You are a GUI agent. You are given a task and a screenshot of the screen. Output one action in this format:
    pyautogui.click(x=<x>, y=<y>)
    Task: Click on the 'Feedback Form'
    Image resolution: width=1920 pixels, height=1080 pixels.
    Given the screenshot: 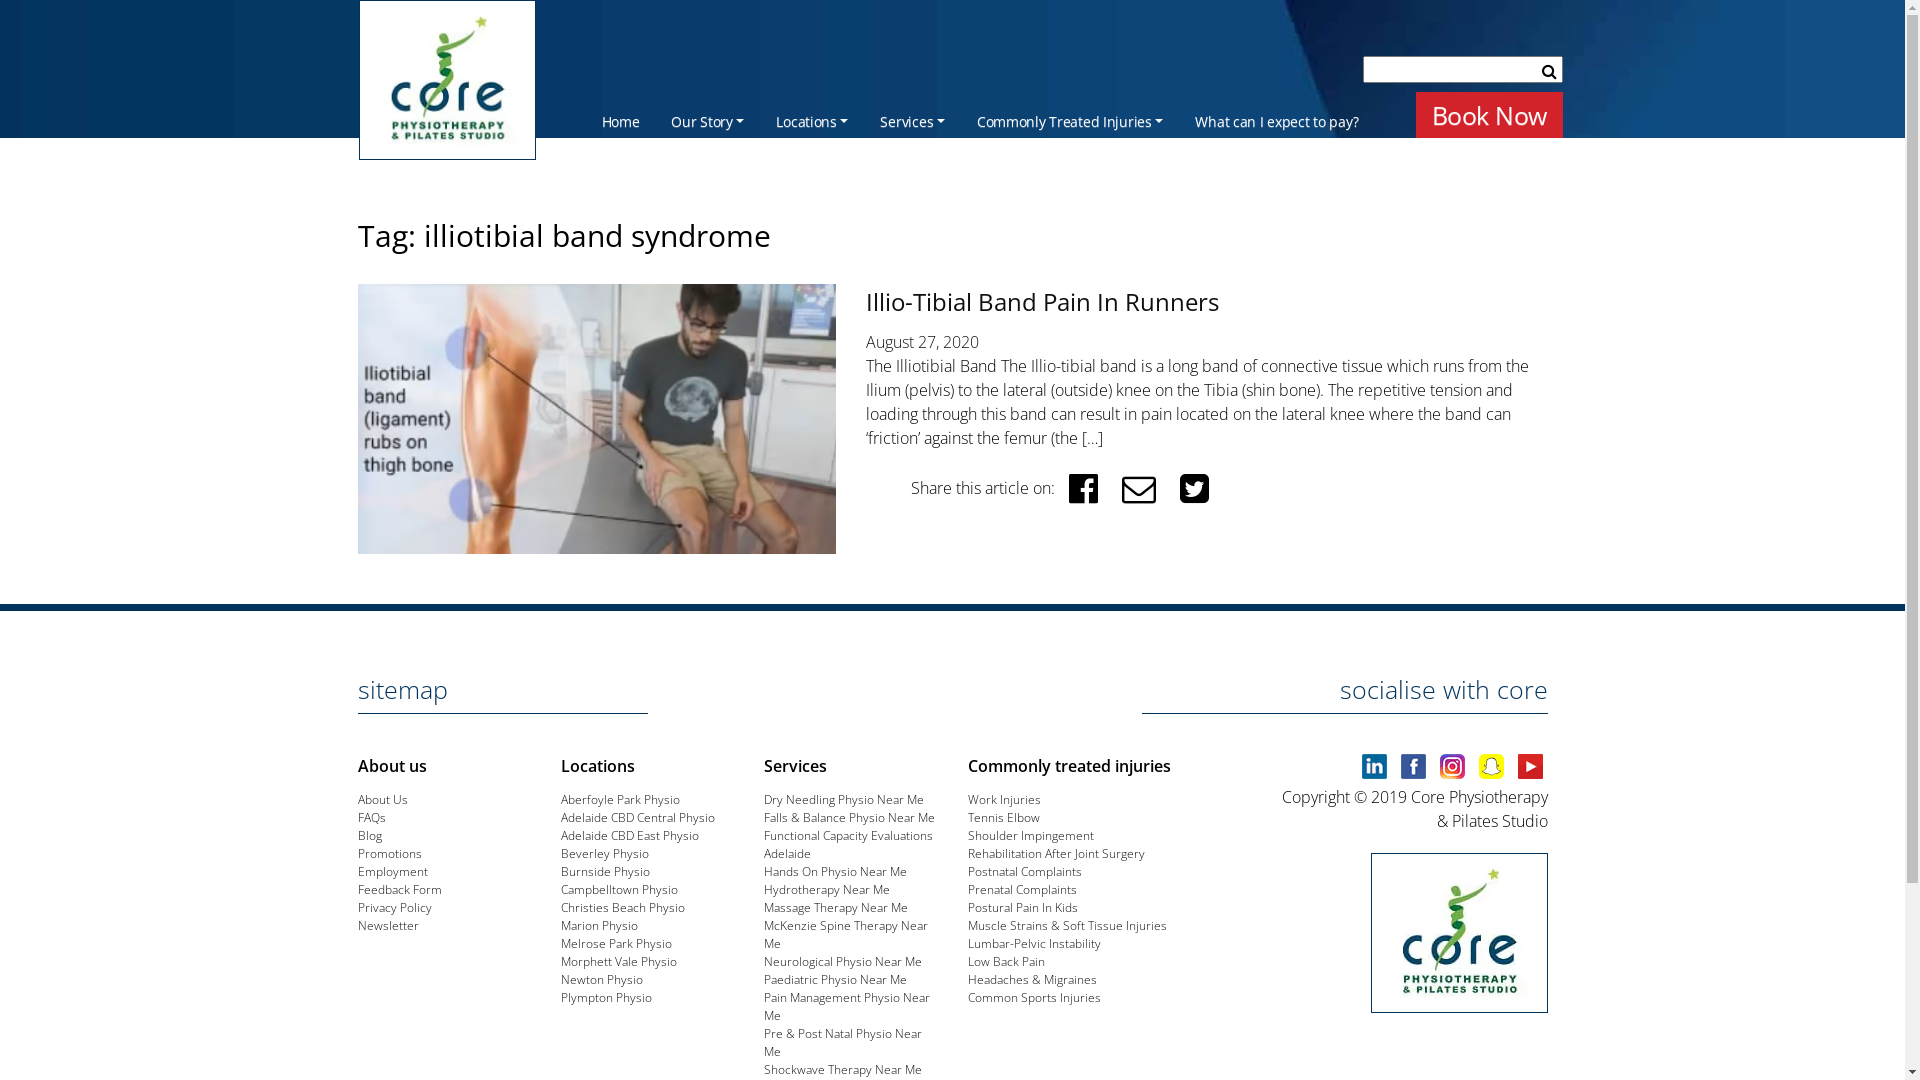 What is the action you would take?
    pyautogui.click(x=399, y=888)
    